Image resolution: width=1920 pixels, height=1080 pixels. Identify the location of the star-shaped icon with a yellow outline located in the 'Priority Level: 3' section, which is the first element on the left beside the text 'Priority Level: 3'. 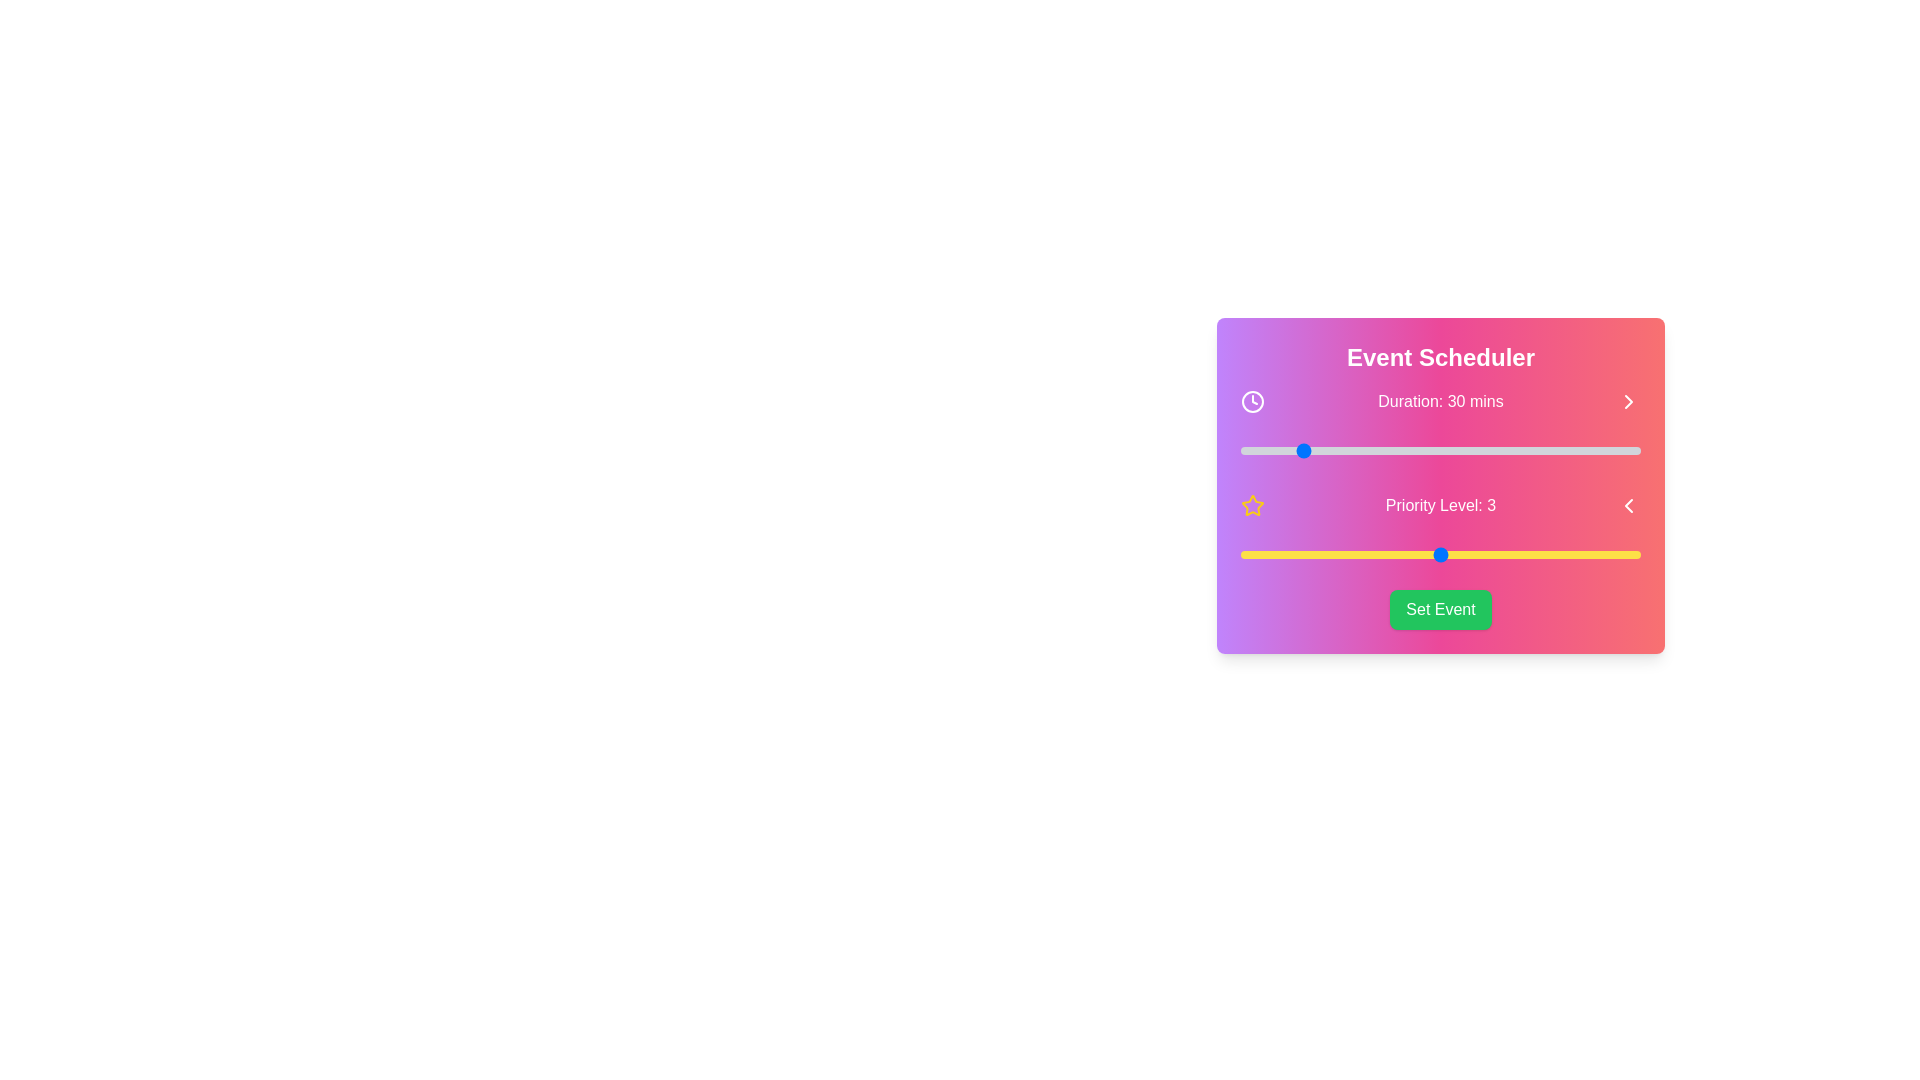
(1251, 504).